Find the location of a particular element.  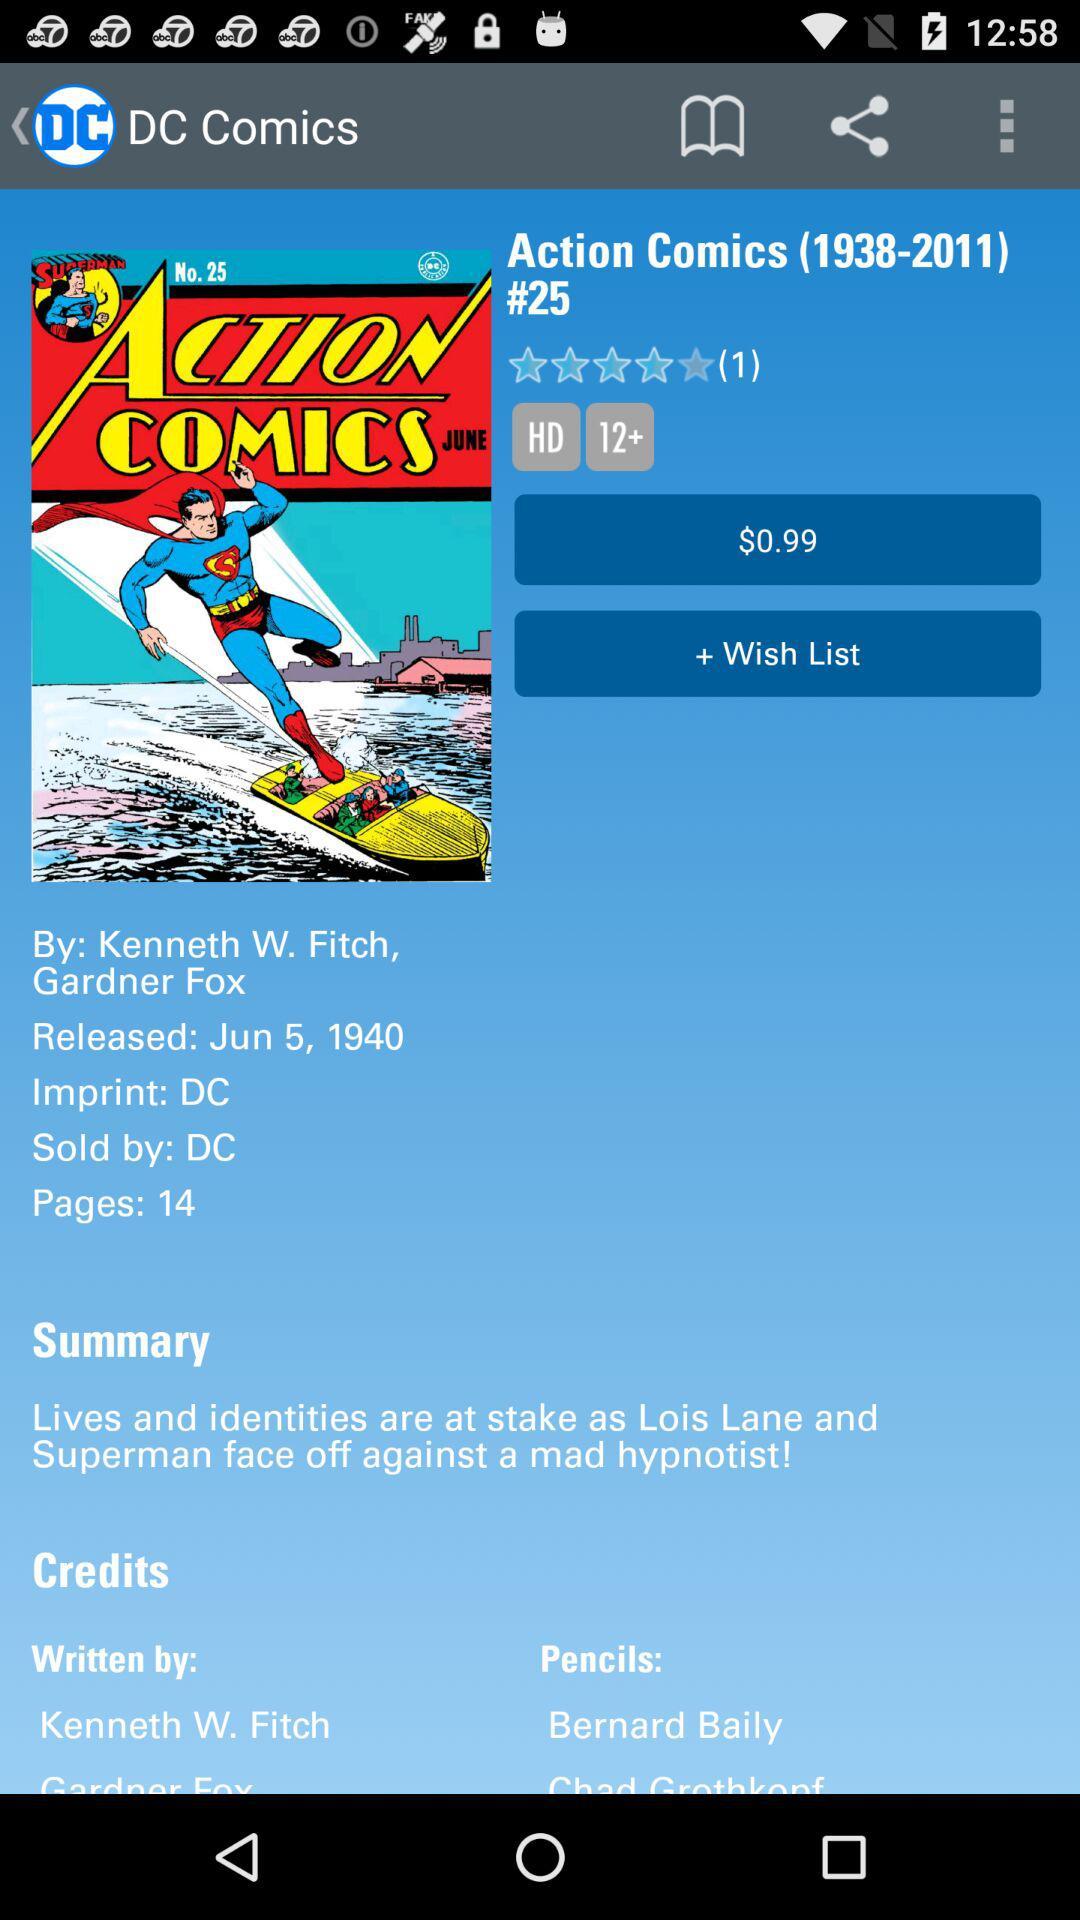

$0.99 is located at coordinates (776, 539).